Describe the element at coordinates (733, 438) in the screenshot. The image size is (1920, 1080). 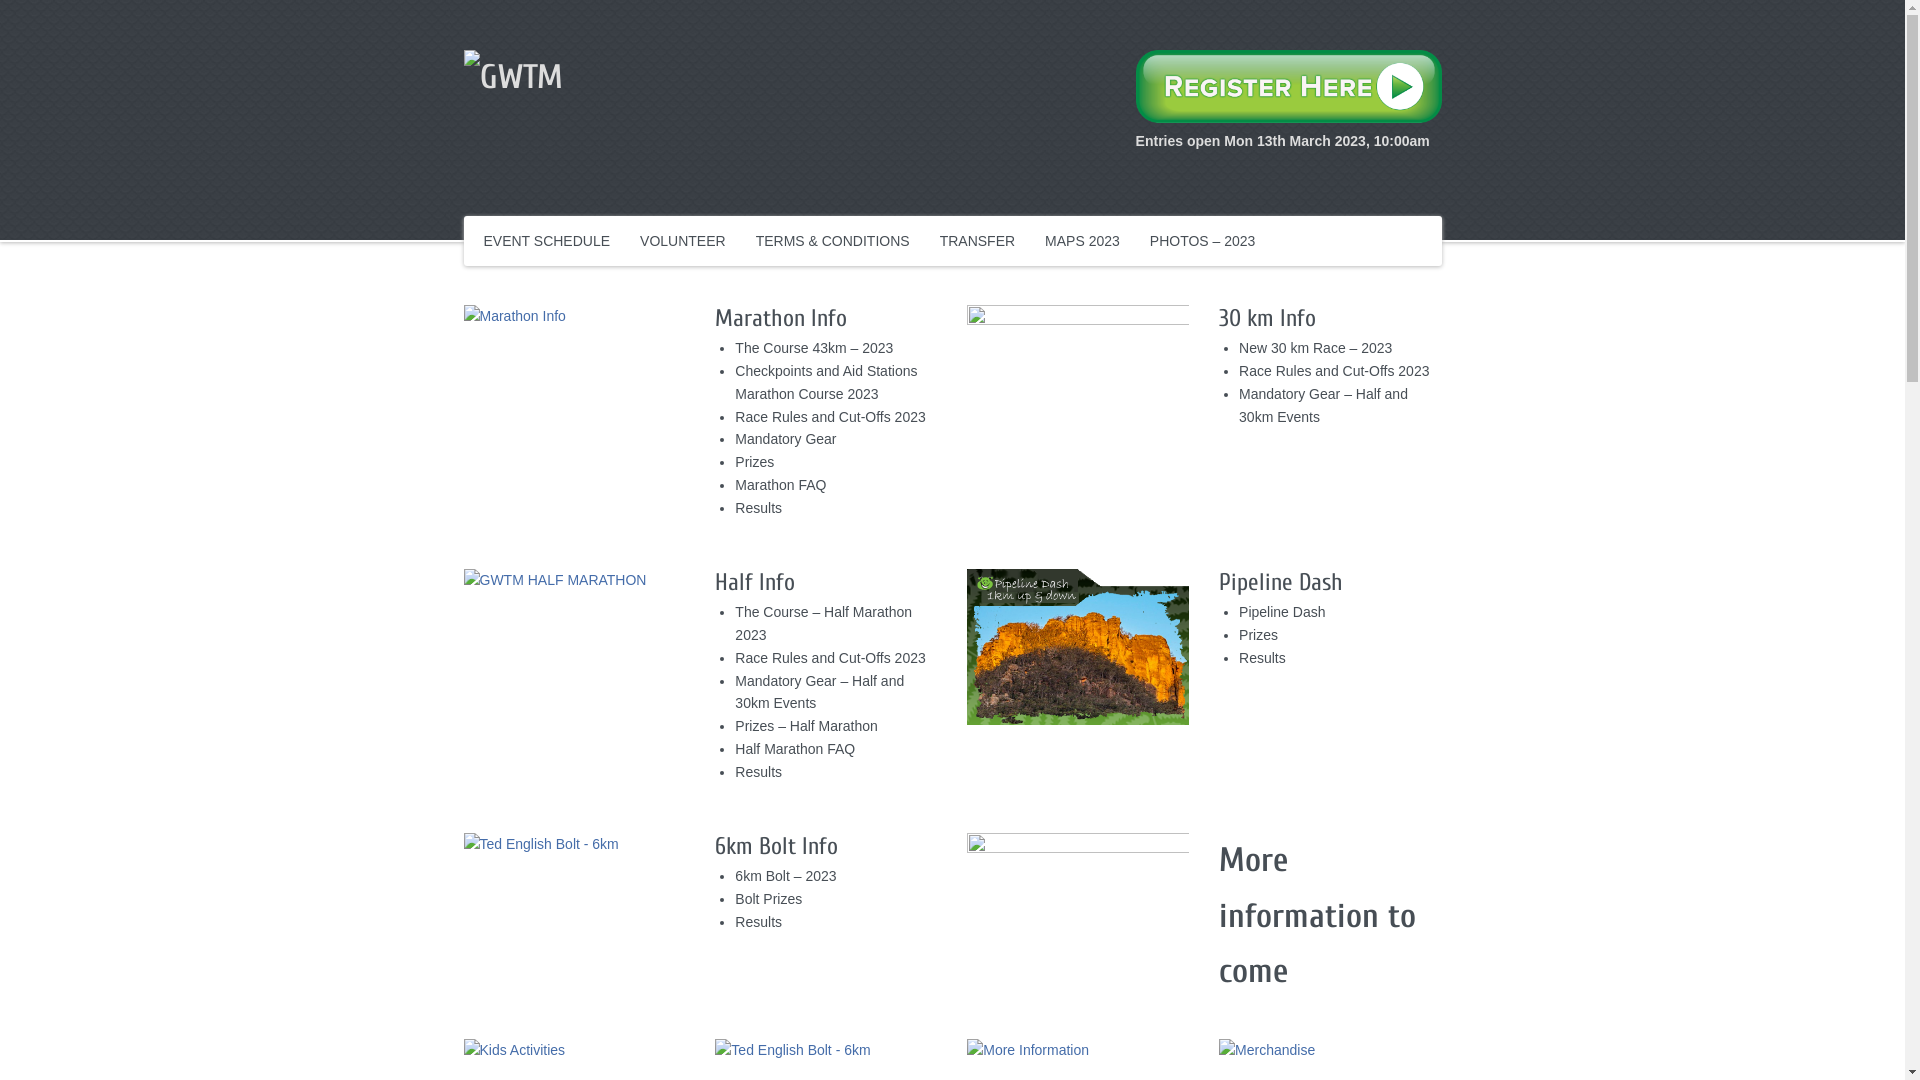
I see `'Mandatory Gear'` at that location.